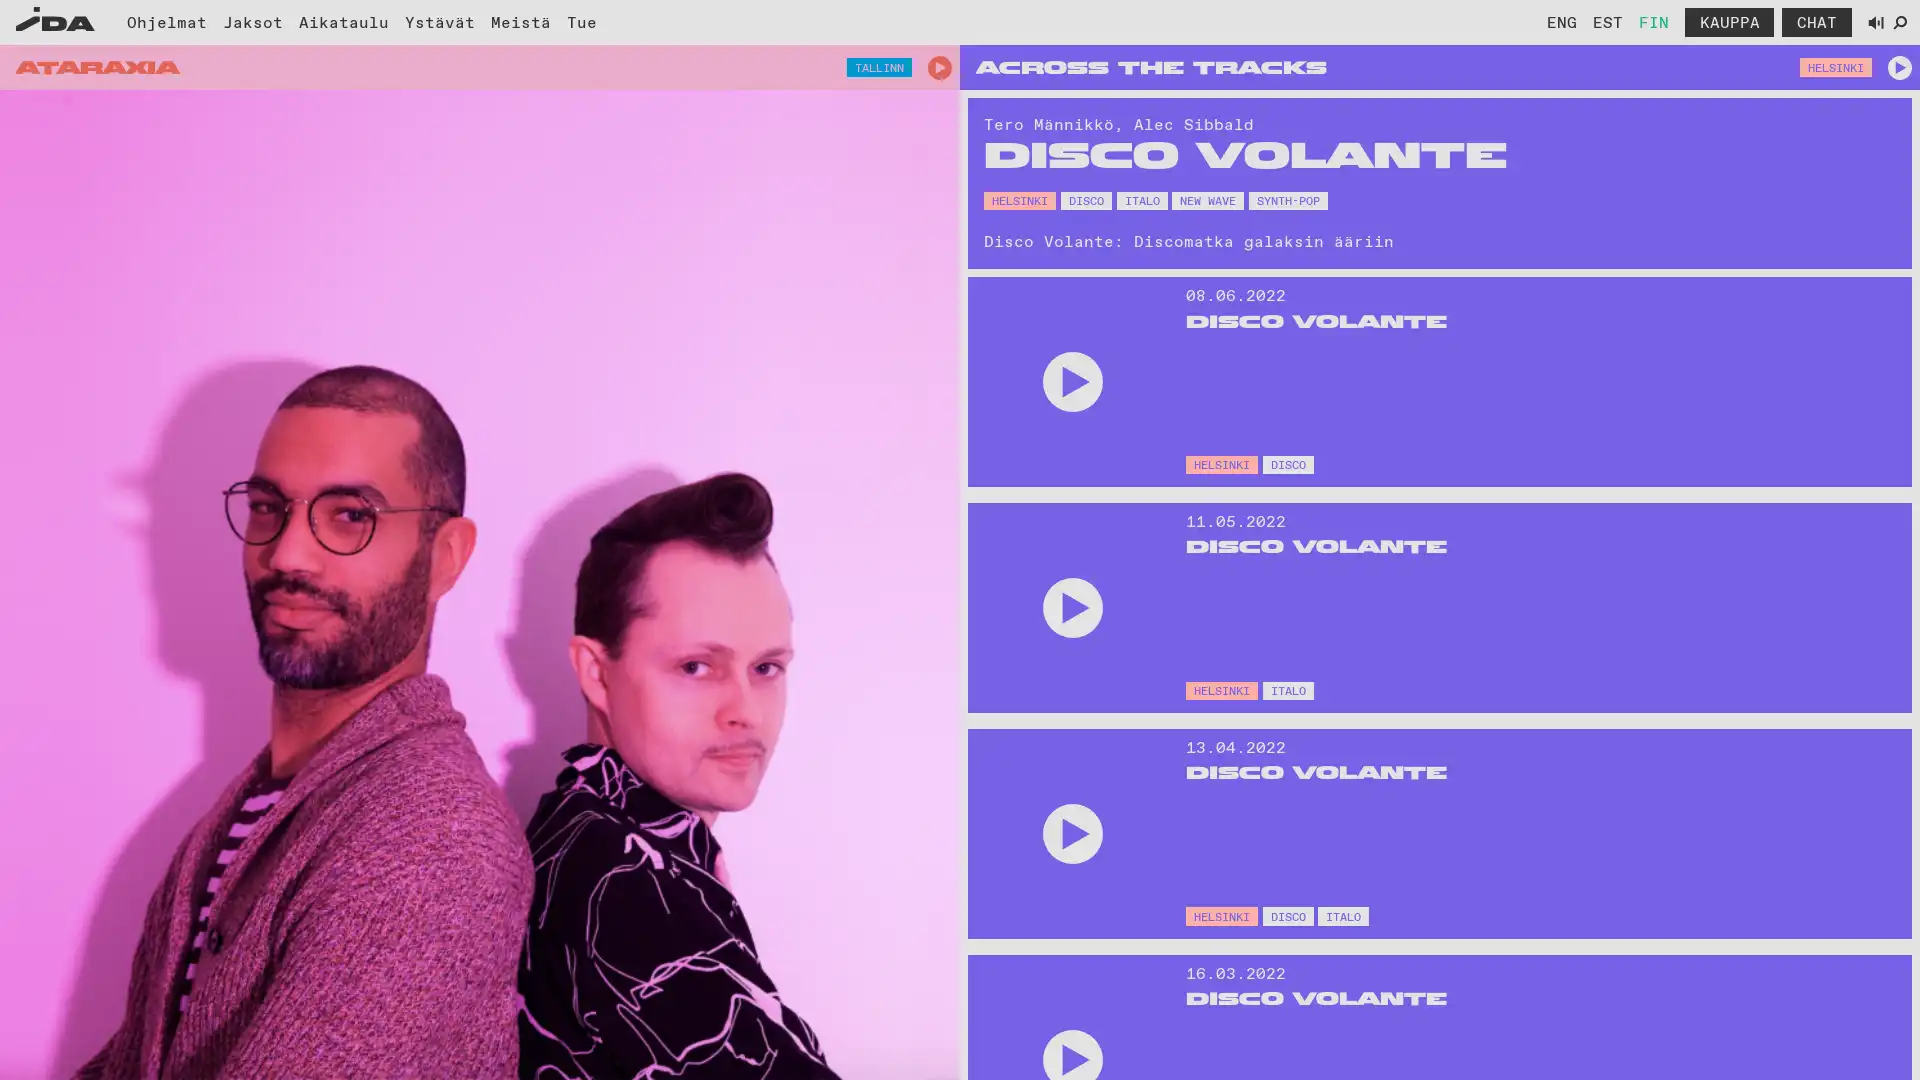  What do you see at coordinates (1070, 605) in the screenshot?
I see `Play` at bounding box center [1070, 605].